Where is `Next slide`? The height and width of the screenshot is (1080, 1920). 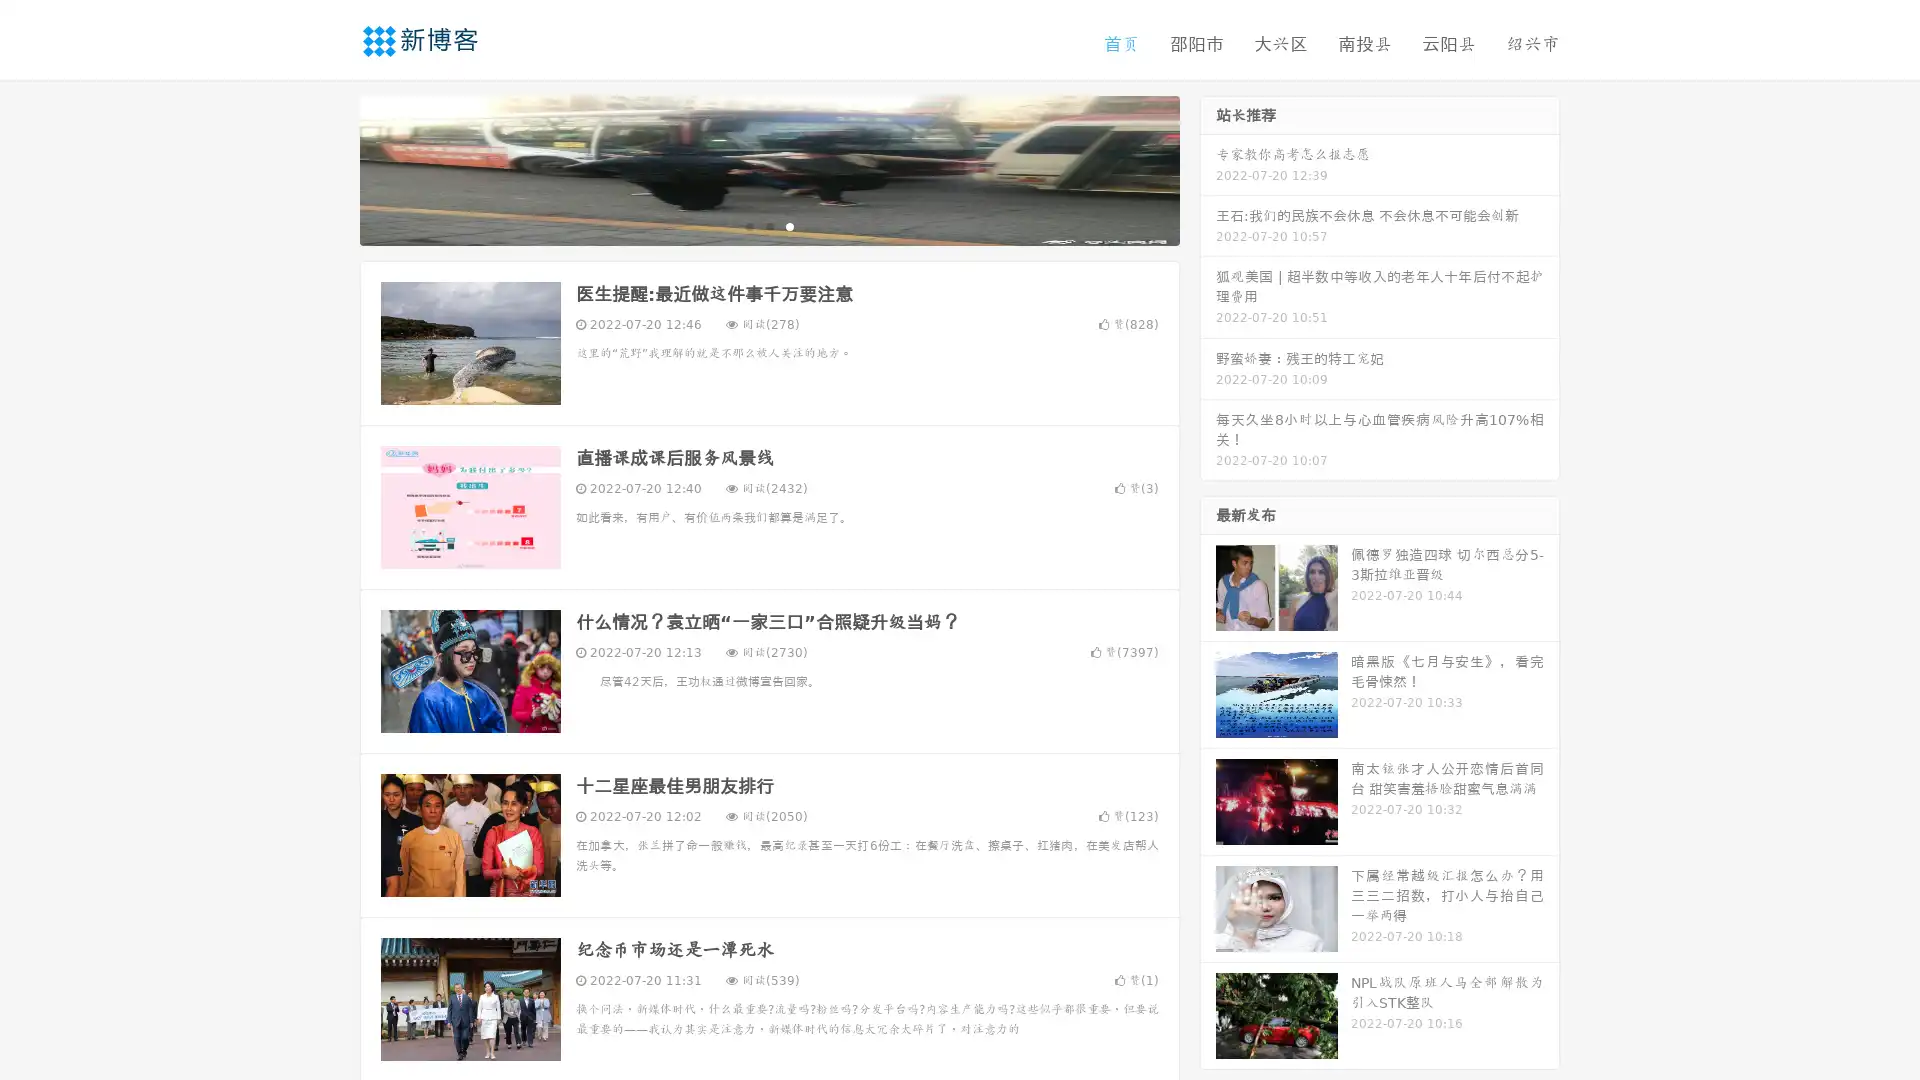 Next slide is located at coordinates (1208, 168).